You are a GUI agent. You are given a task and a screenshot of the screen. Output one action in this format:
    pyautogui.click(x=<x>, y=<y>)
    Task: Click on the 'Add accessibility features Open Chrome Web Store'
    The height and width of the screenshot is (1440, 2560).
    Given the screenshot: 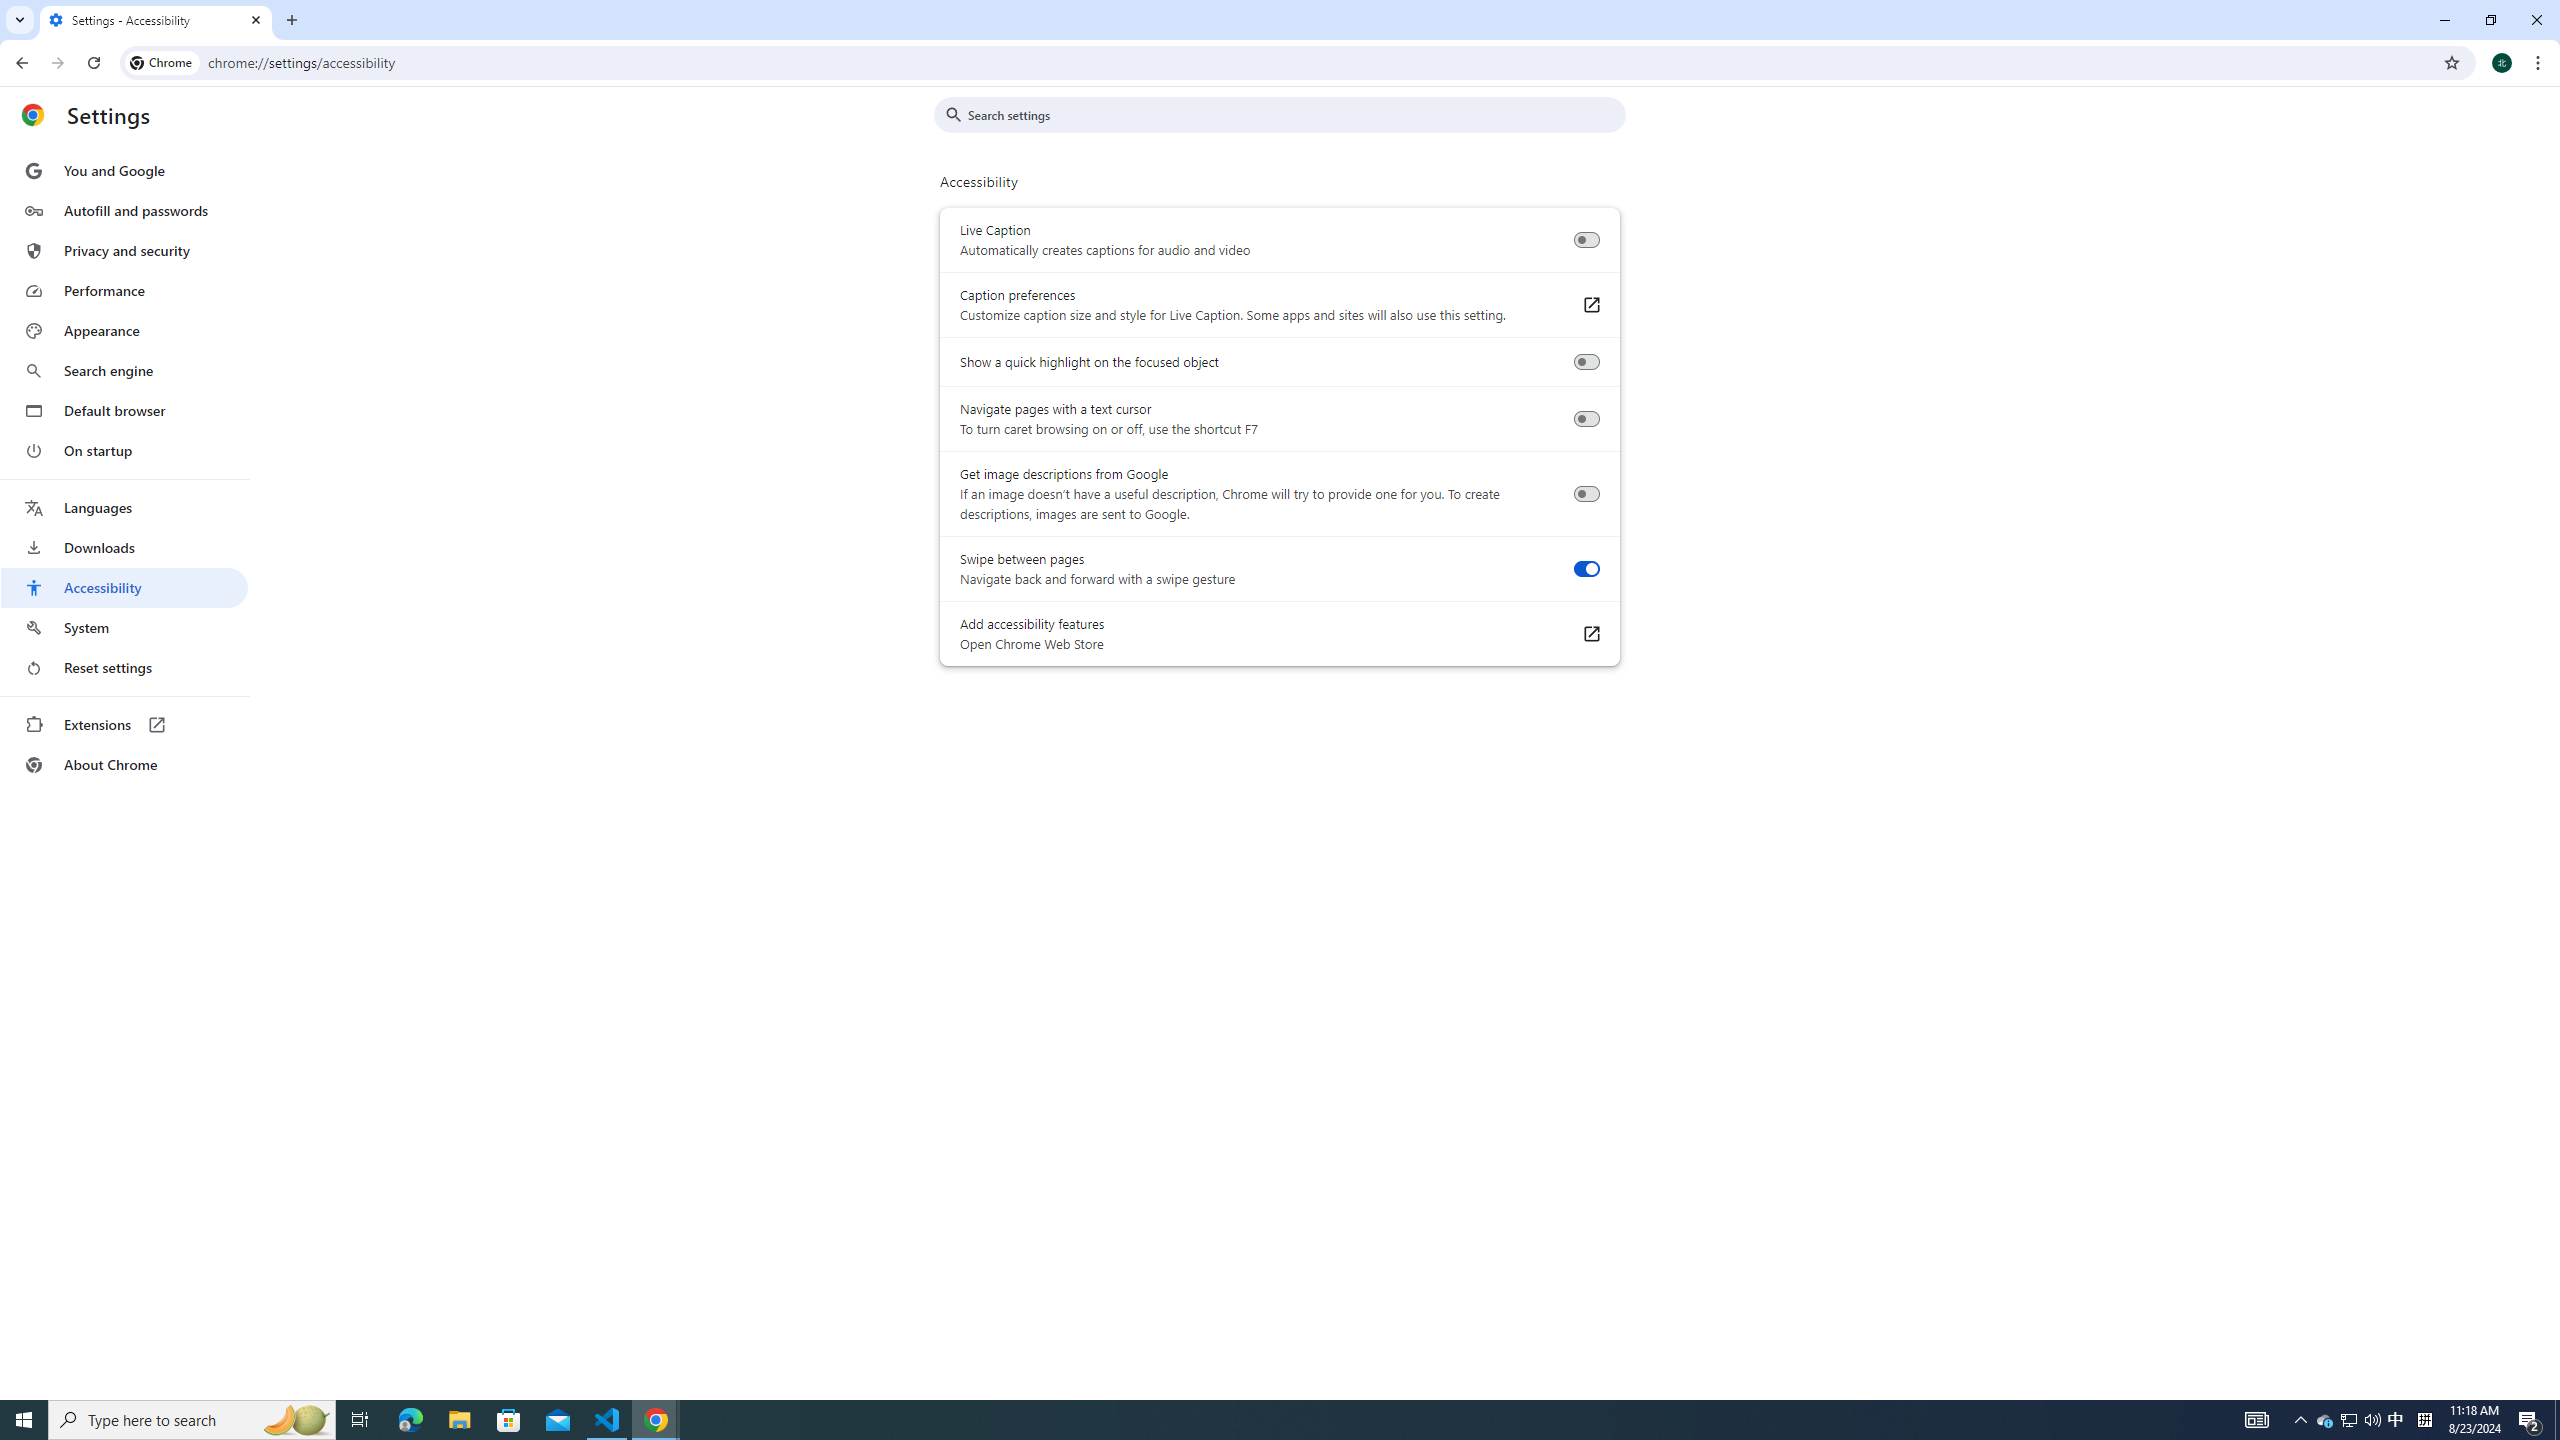 What is the action you would take?
    pyautogui.click(x=1590, y=633)
    